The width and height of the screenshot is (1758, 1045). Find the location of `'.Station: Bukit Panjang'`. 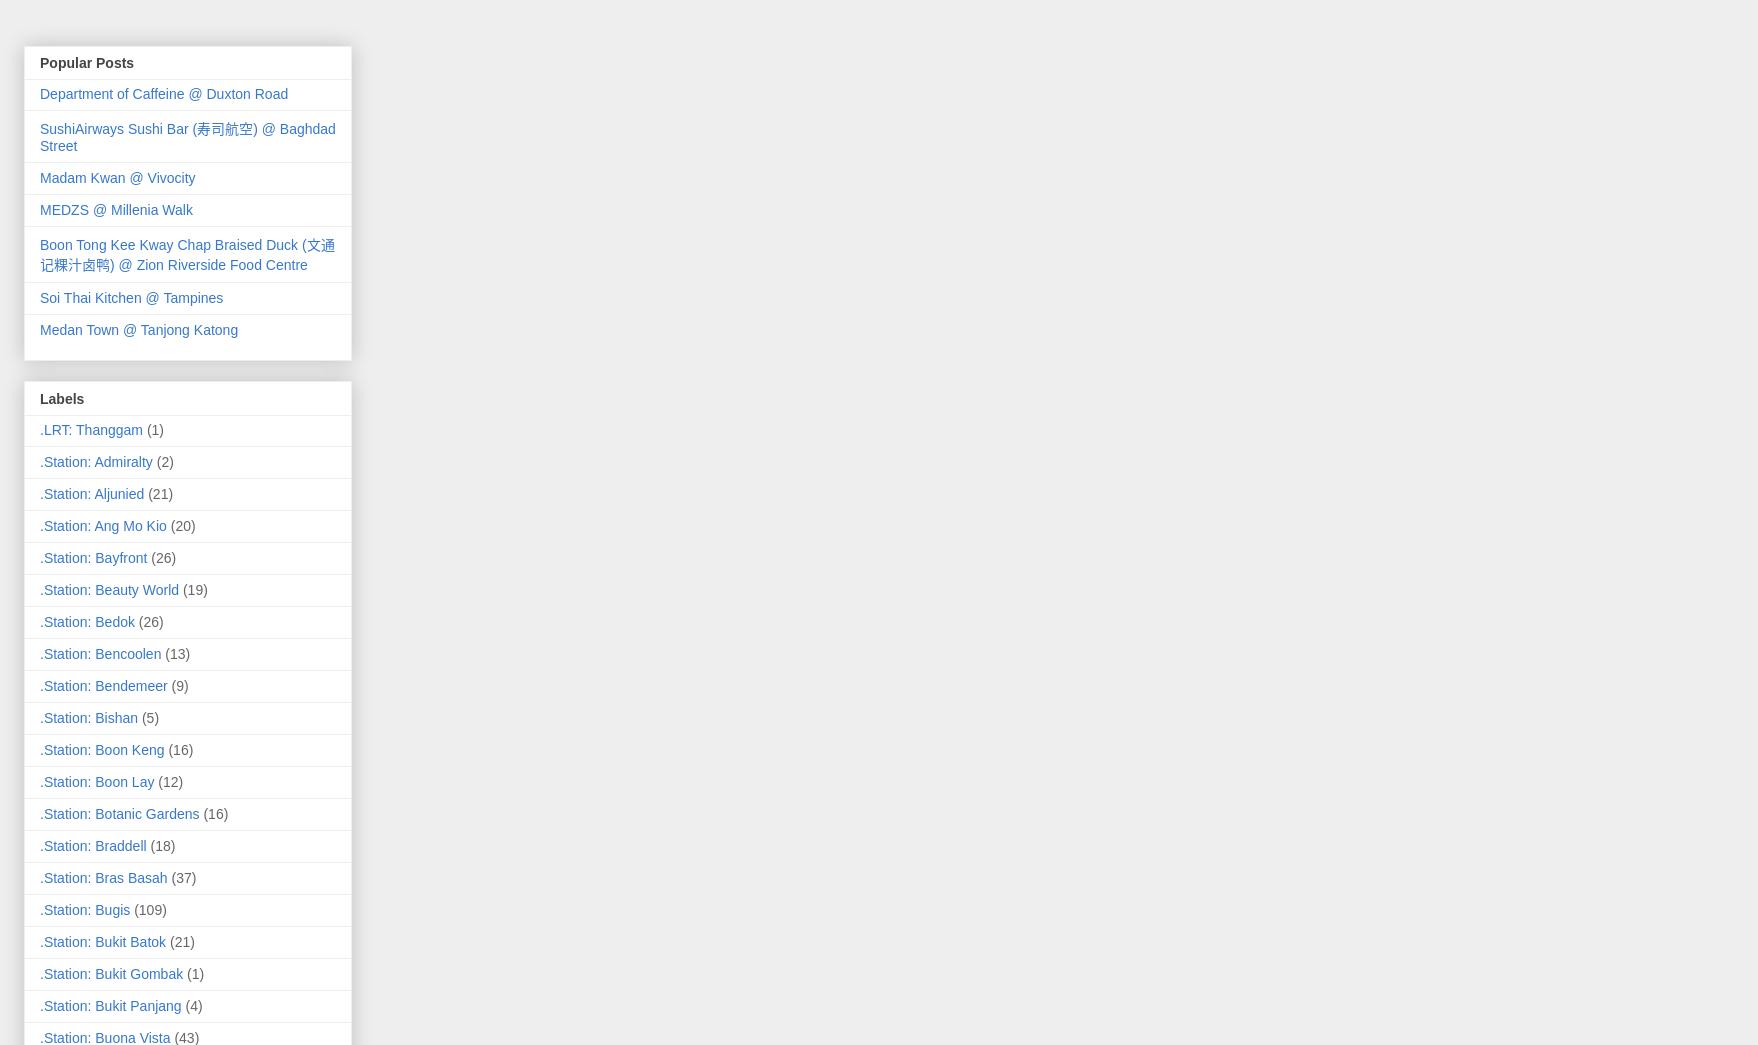

'.Station: Bukit Panjang' is located at coordinates (110, 1004).